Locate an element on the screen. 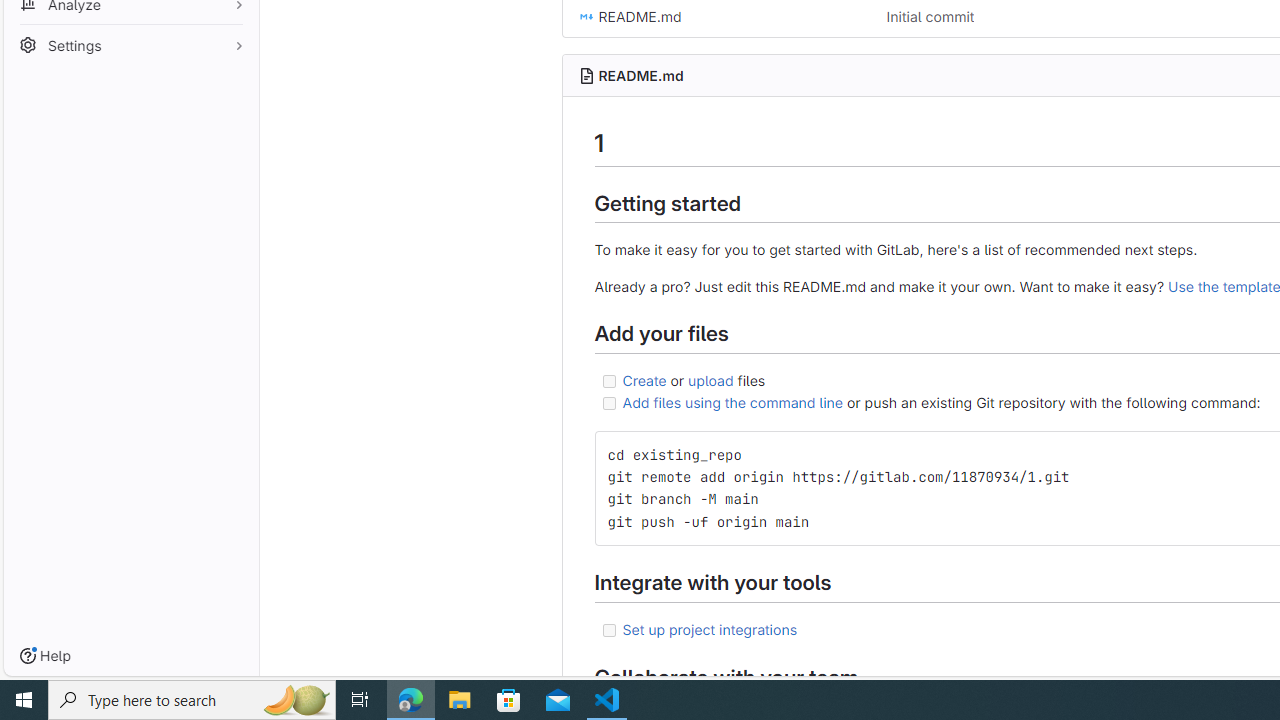  'Initial commit' is located at coordinates (929, 16).